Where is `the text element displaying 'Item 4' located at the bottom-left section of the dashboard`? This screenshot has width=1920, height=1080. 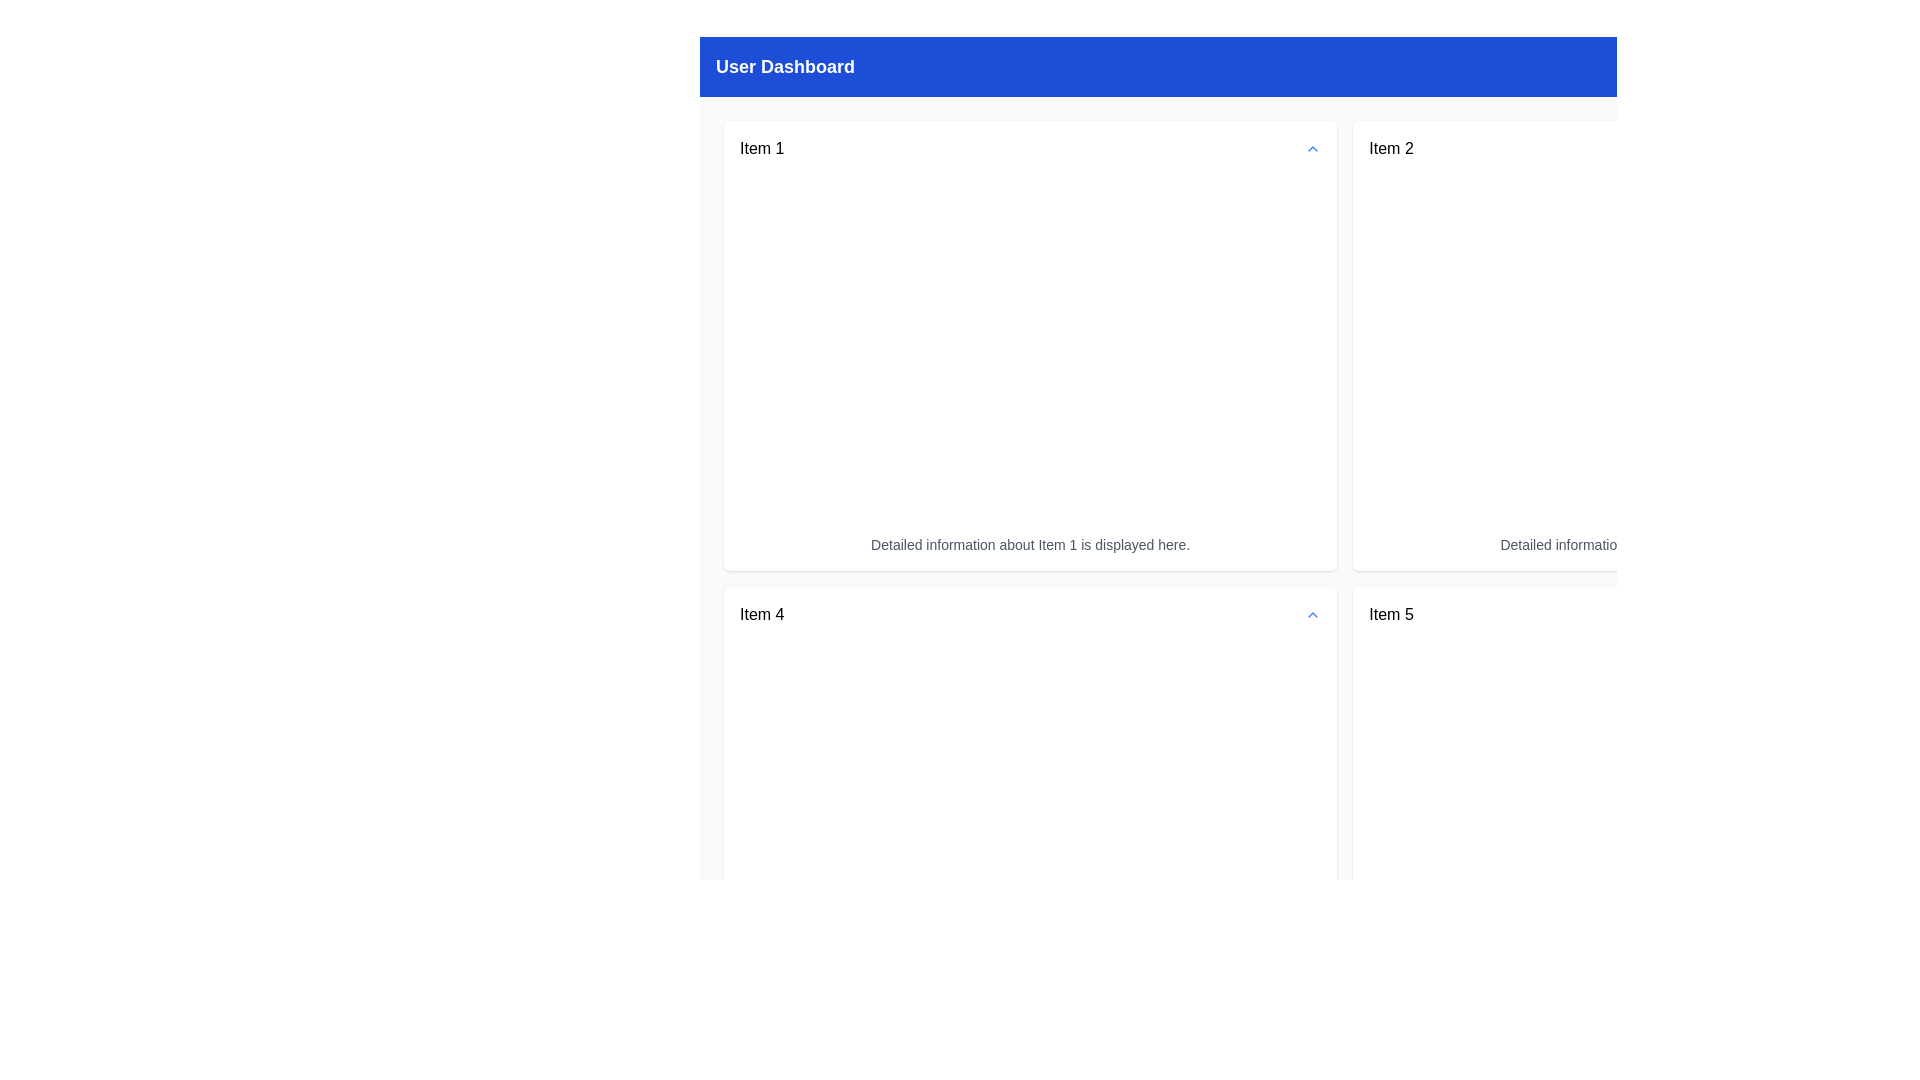 the text element displaying 'Item 4' located at the bottom-left section of the dashboard is located at coordinates (761, 613).